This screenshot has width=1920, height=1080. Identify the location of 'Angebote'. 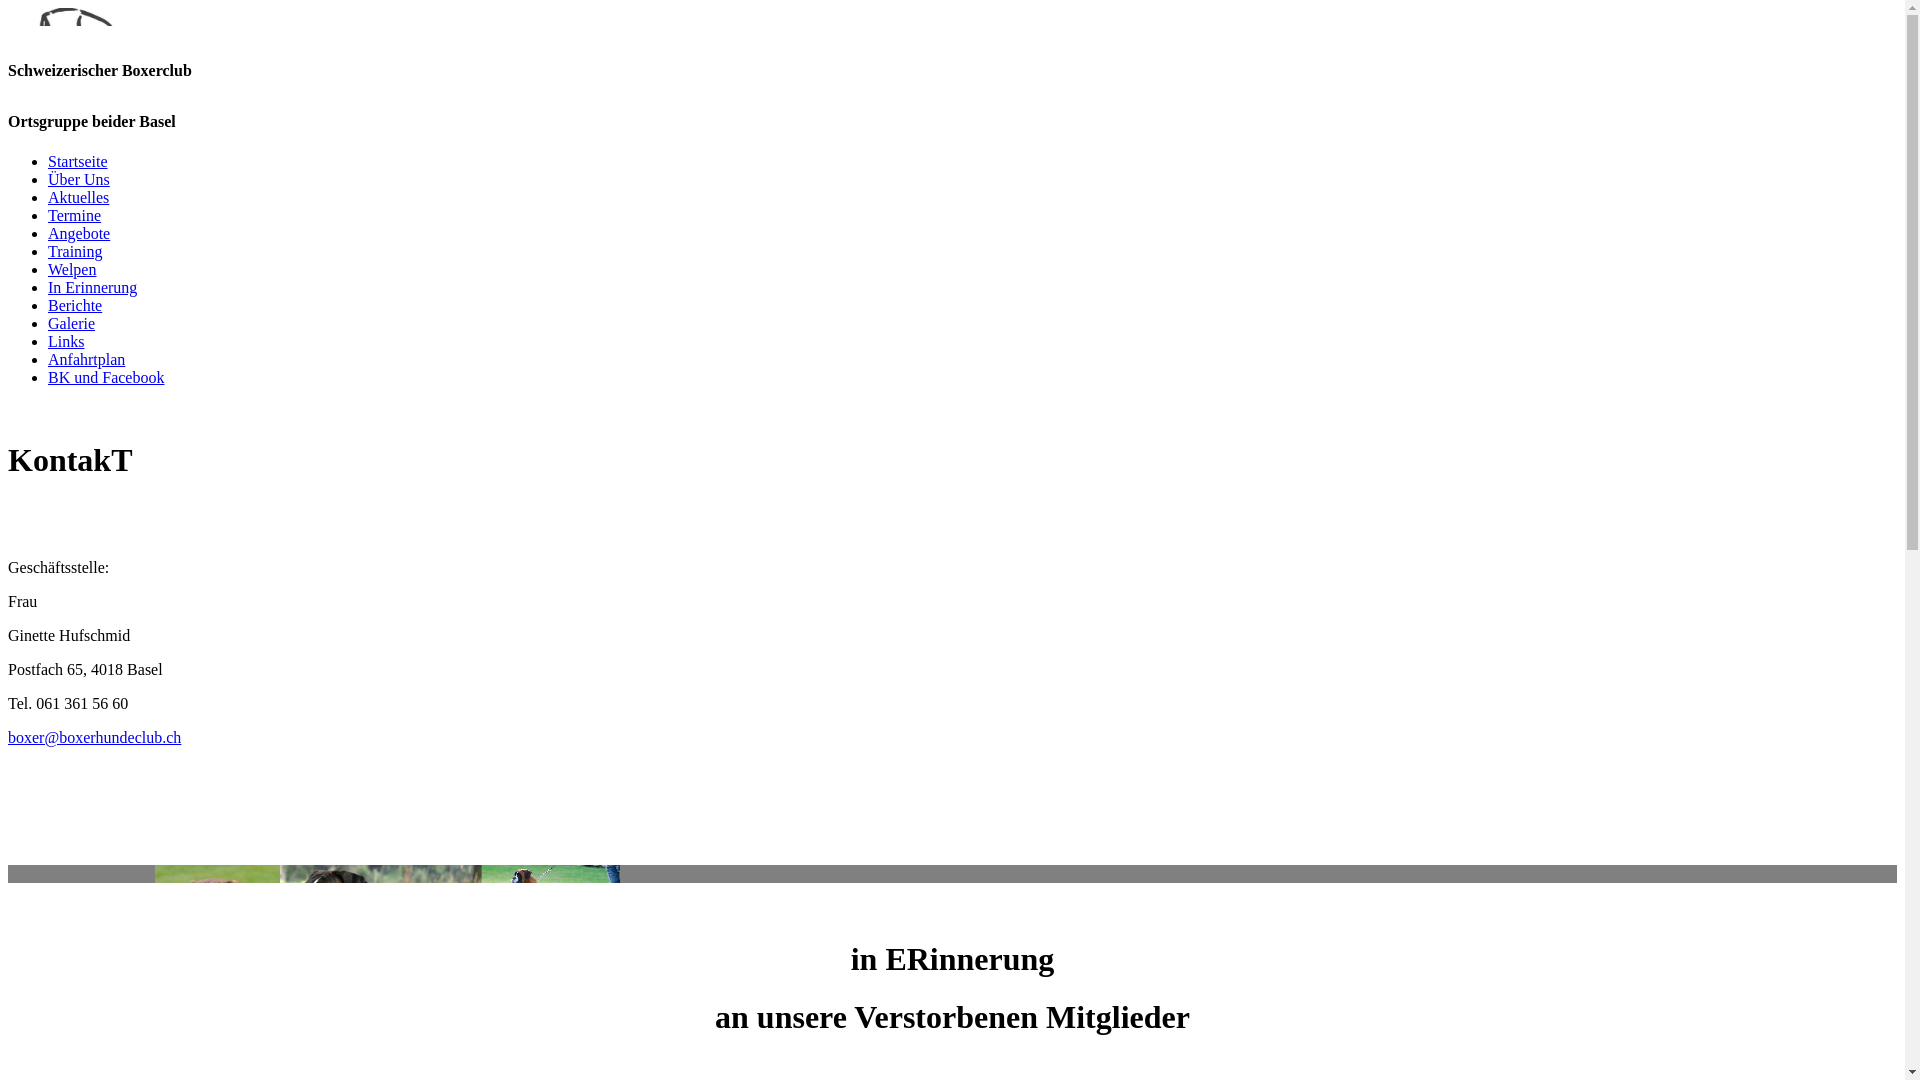
(78, 232).